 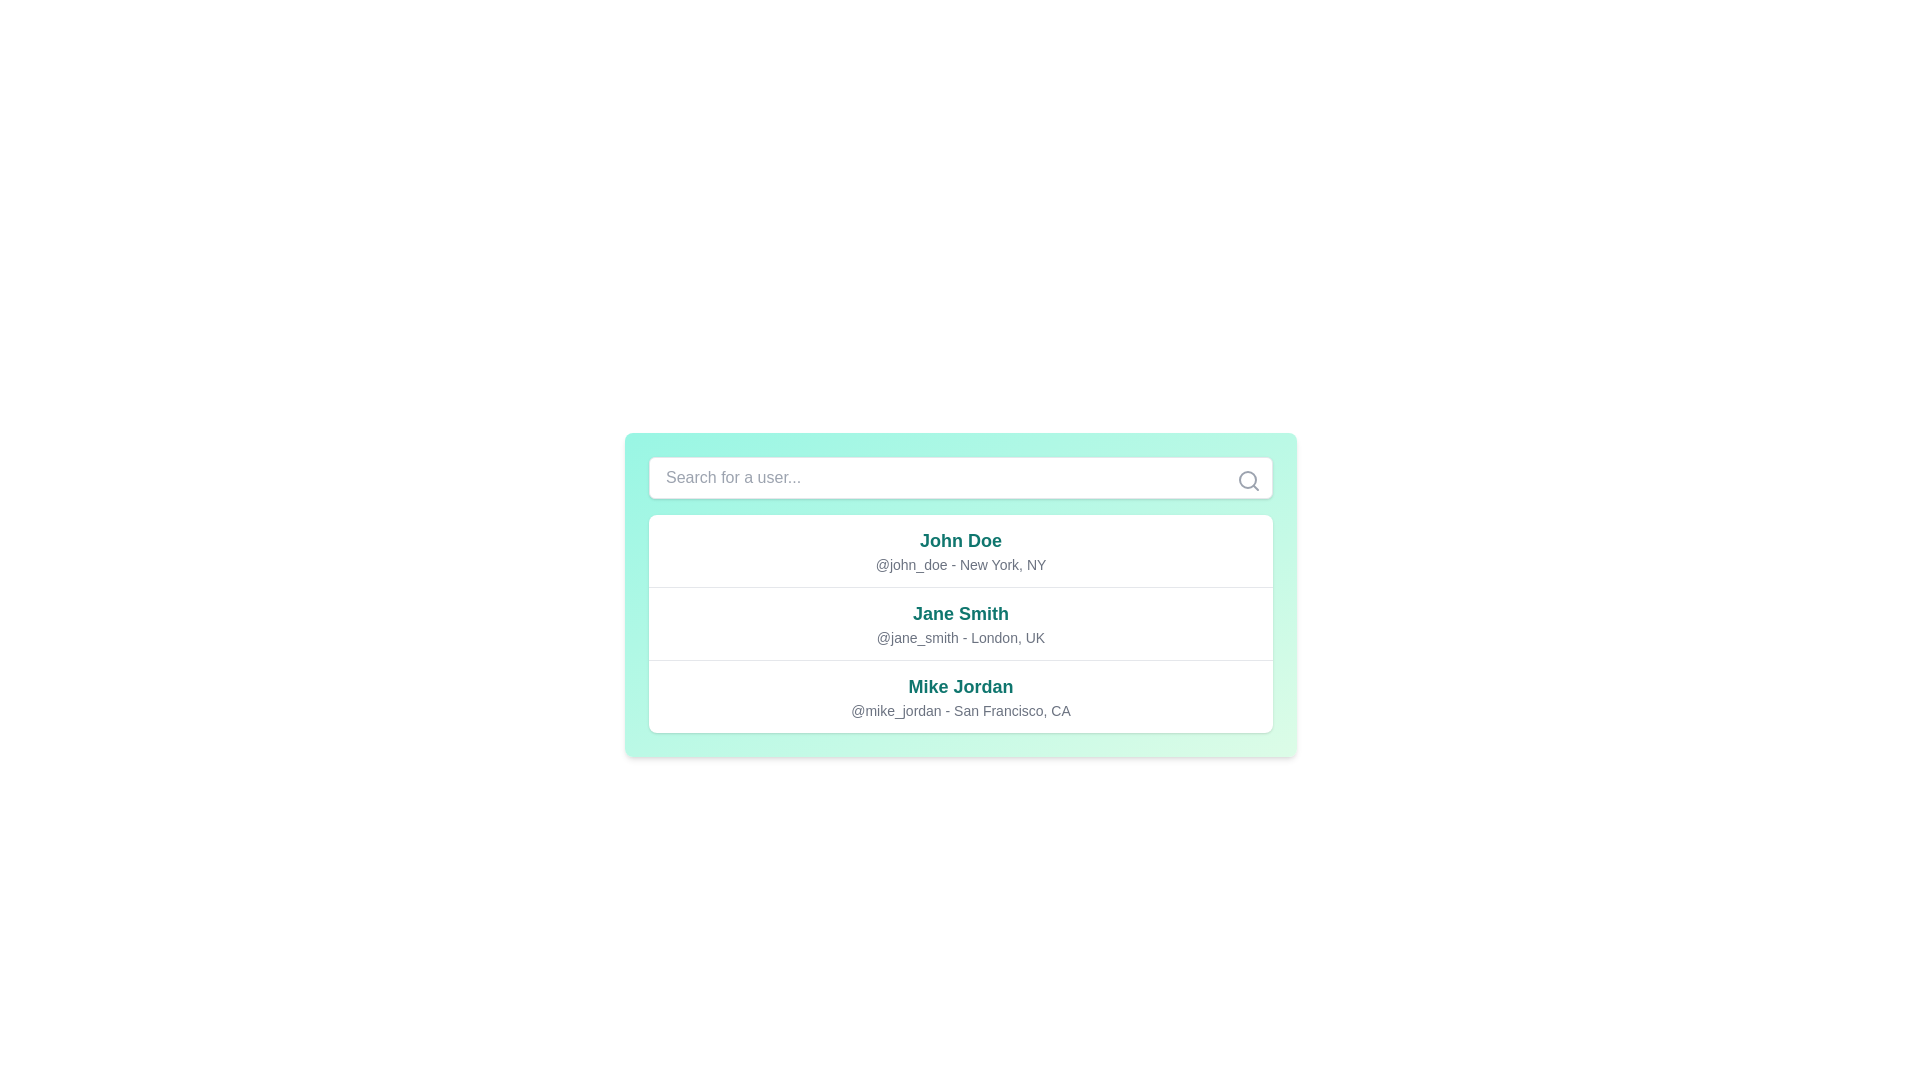 What do you see at coordinates (960, 685) in the screenshot?
I see `the Text label displaying the user's name, which is positioned above the text '@mike_jordan - San Francisco, CA' in the lower section of a list of similar elements` at bounding box center [960, 685].